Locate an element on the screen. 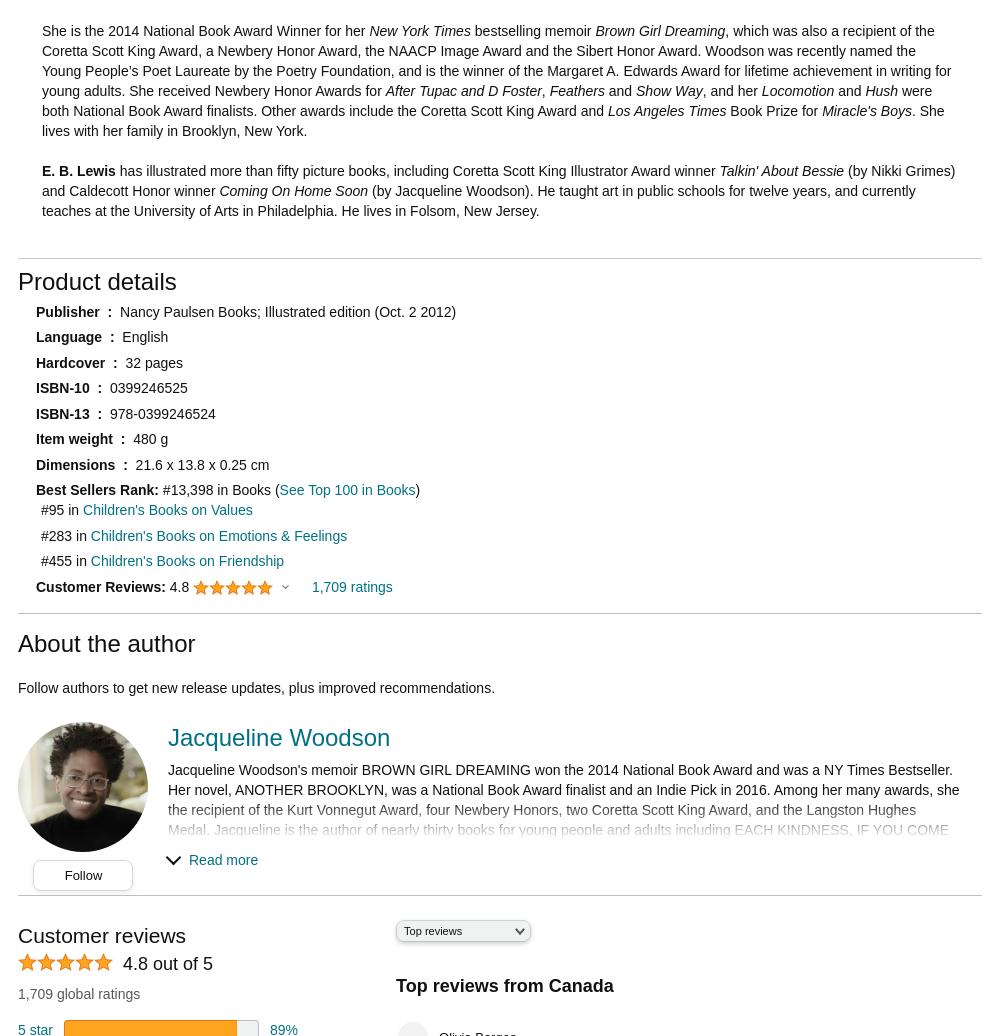 The width and height of the screenshot is (1000, 1036). '#283 in' is located at coordinates (64, 534).